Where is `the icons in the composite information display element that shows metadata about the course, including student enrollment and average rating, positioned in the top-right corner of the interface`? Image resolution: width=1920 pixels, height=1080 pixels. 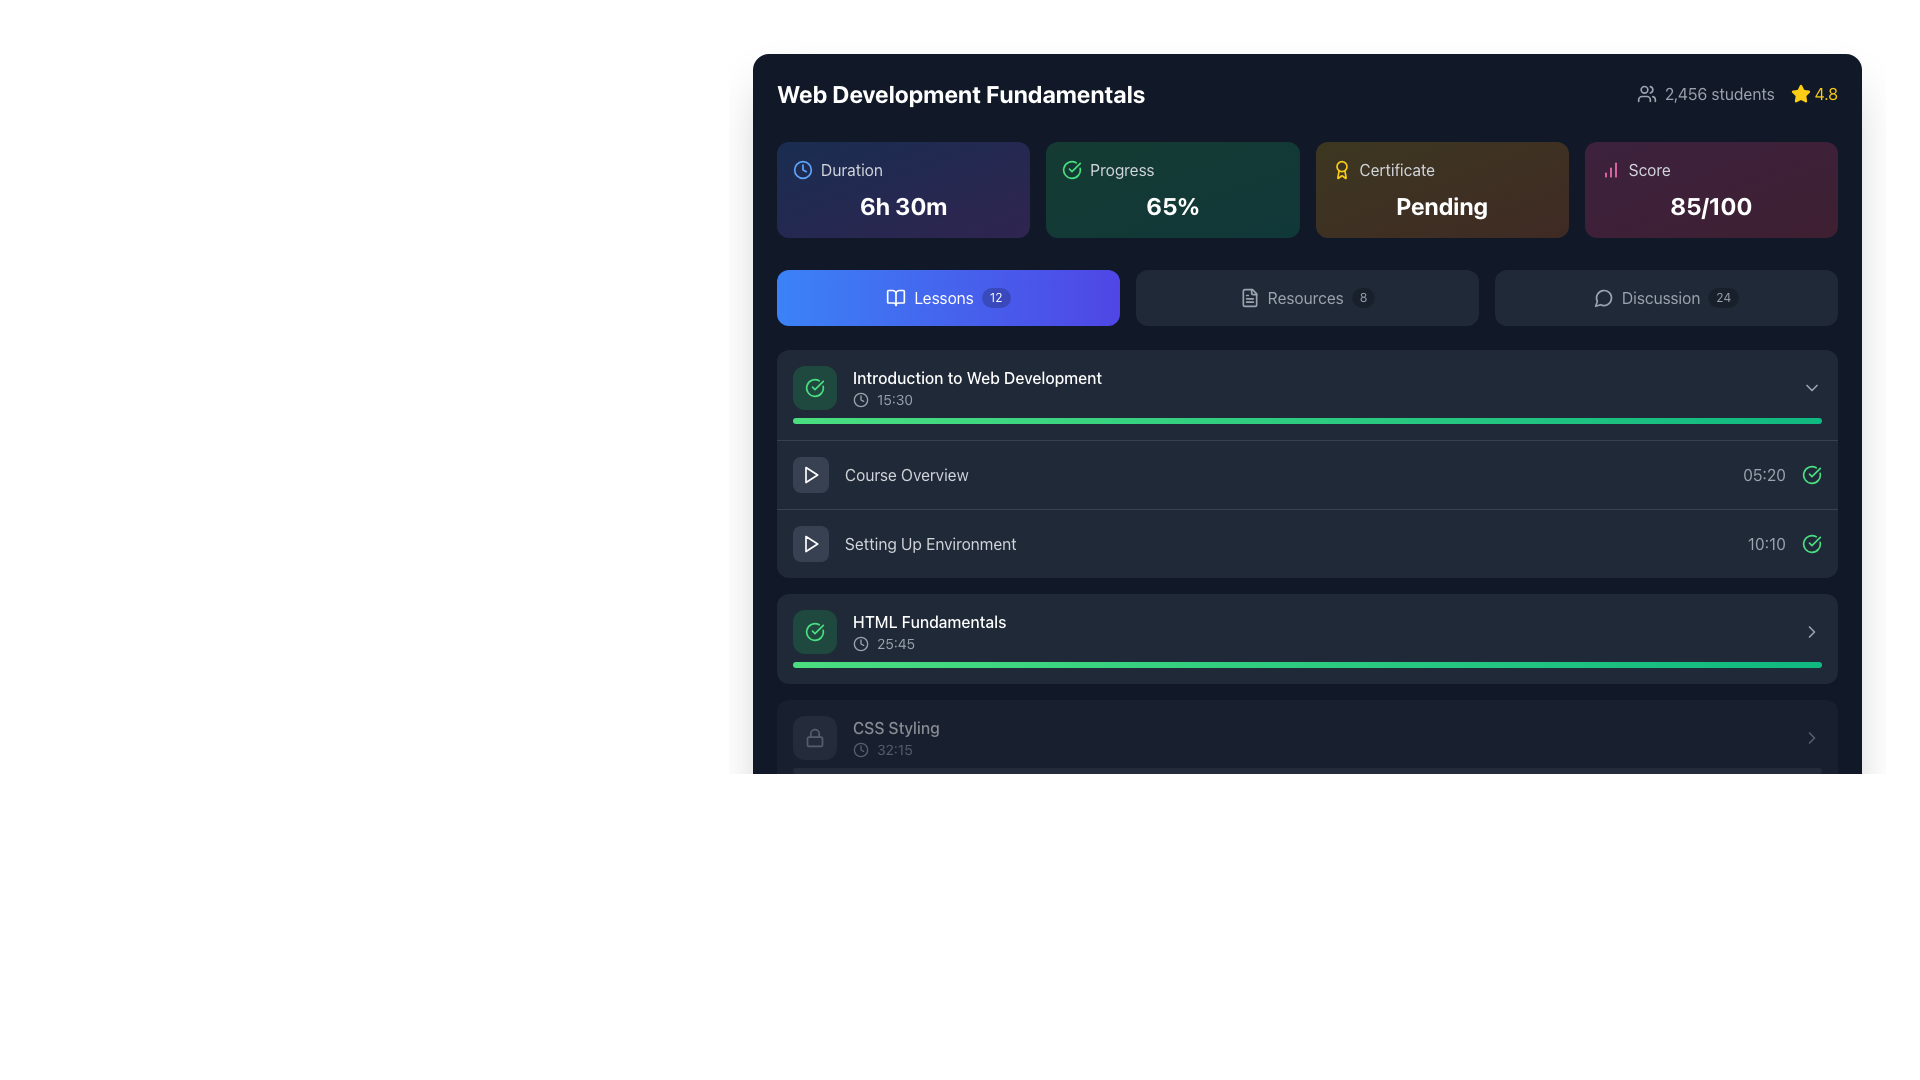
the icons in the composite information display element that shows metadata about the course, including student enrollment and average rating, positioned in the top-right corner of the interface is located at coordinates (1736, 93).